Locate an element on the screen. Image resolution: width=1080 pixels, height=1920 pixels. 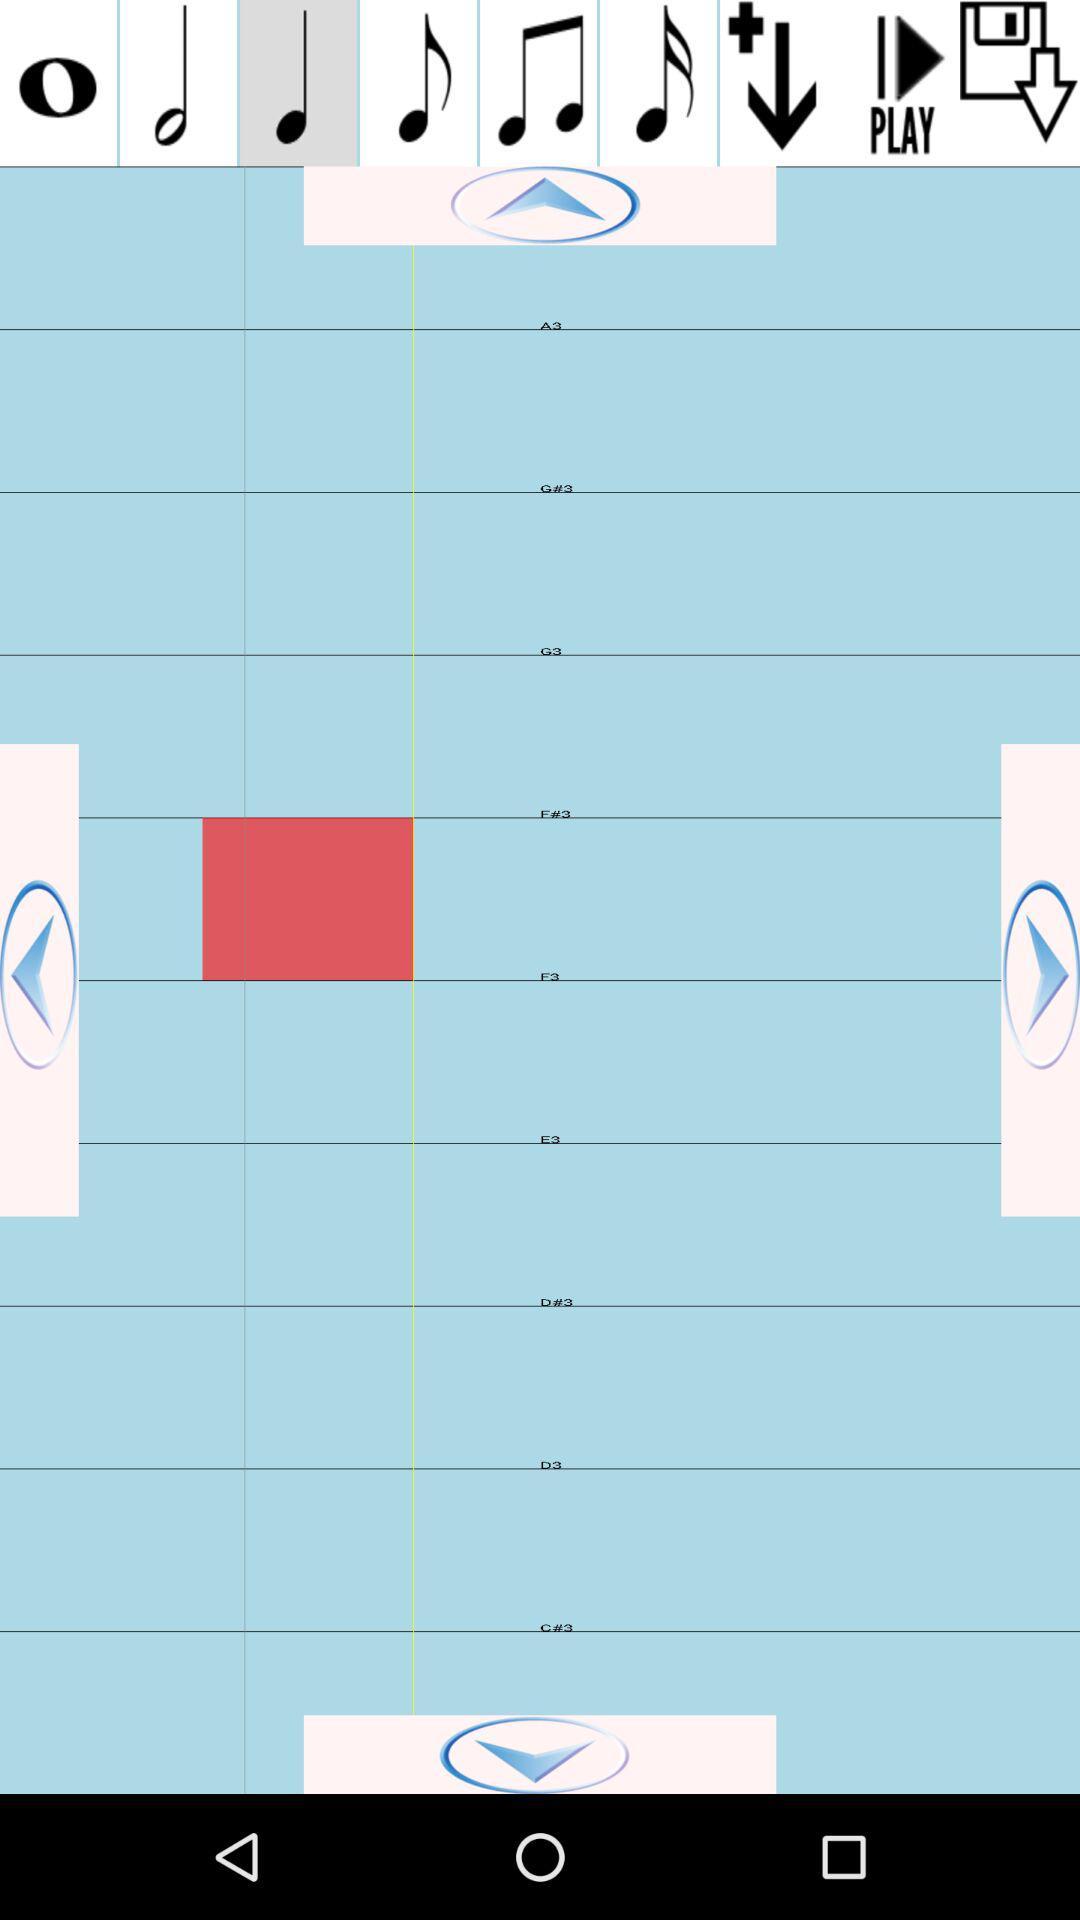
down is located at coordinates (540, 1753).